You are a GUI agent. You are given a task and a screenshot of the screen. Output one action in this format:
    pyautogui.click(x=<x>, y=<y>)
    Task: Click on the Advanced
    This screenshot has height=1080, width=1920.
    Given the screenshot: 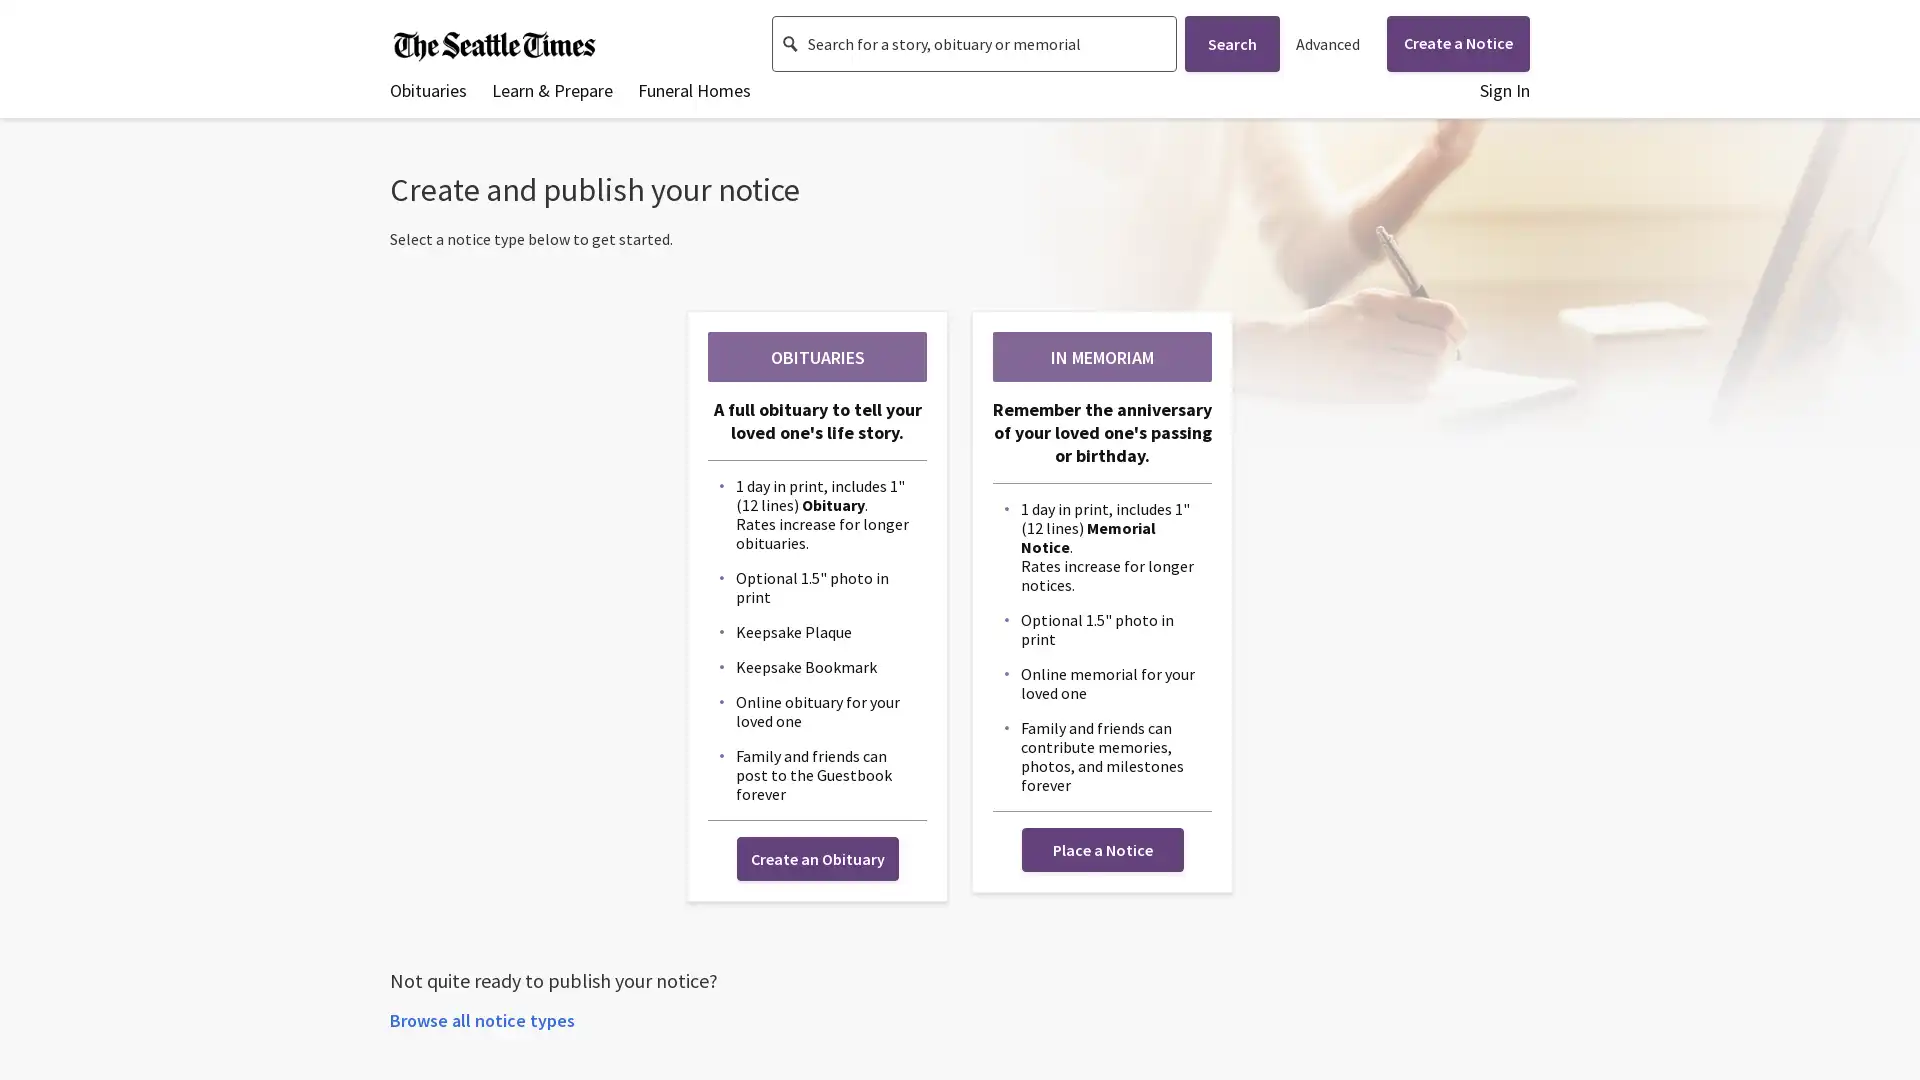 What is the action you would take?
    pyautogui.click(x=1326, y=43)
    